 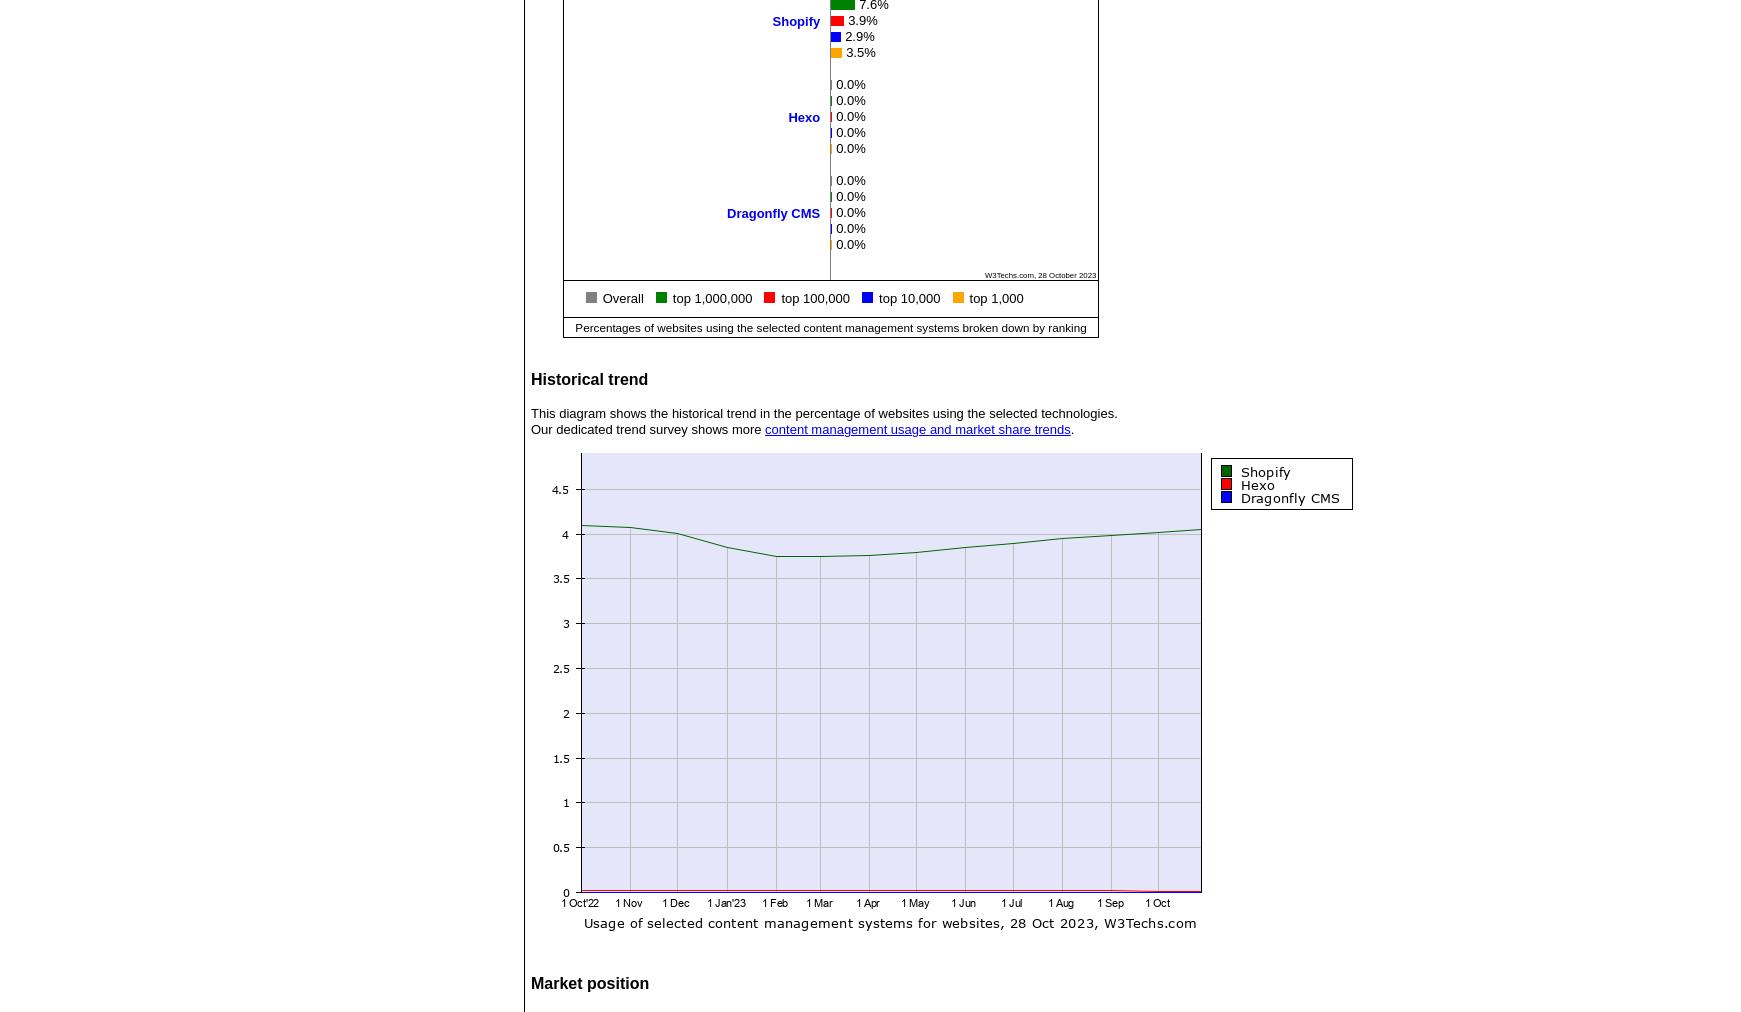 What do you see at coordinates (794, 19) in the screenshot?
I see `'Shopify'` at bounding box center [794, 19].